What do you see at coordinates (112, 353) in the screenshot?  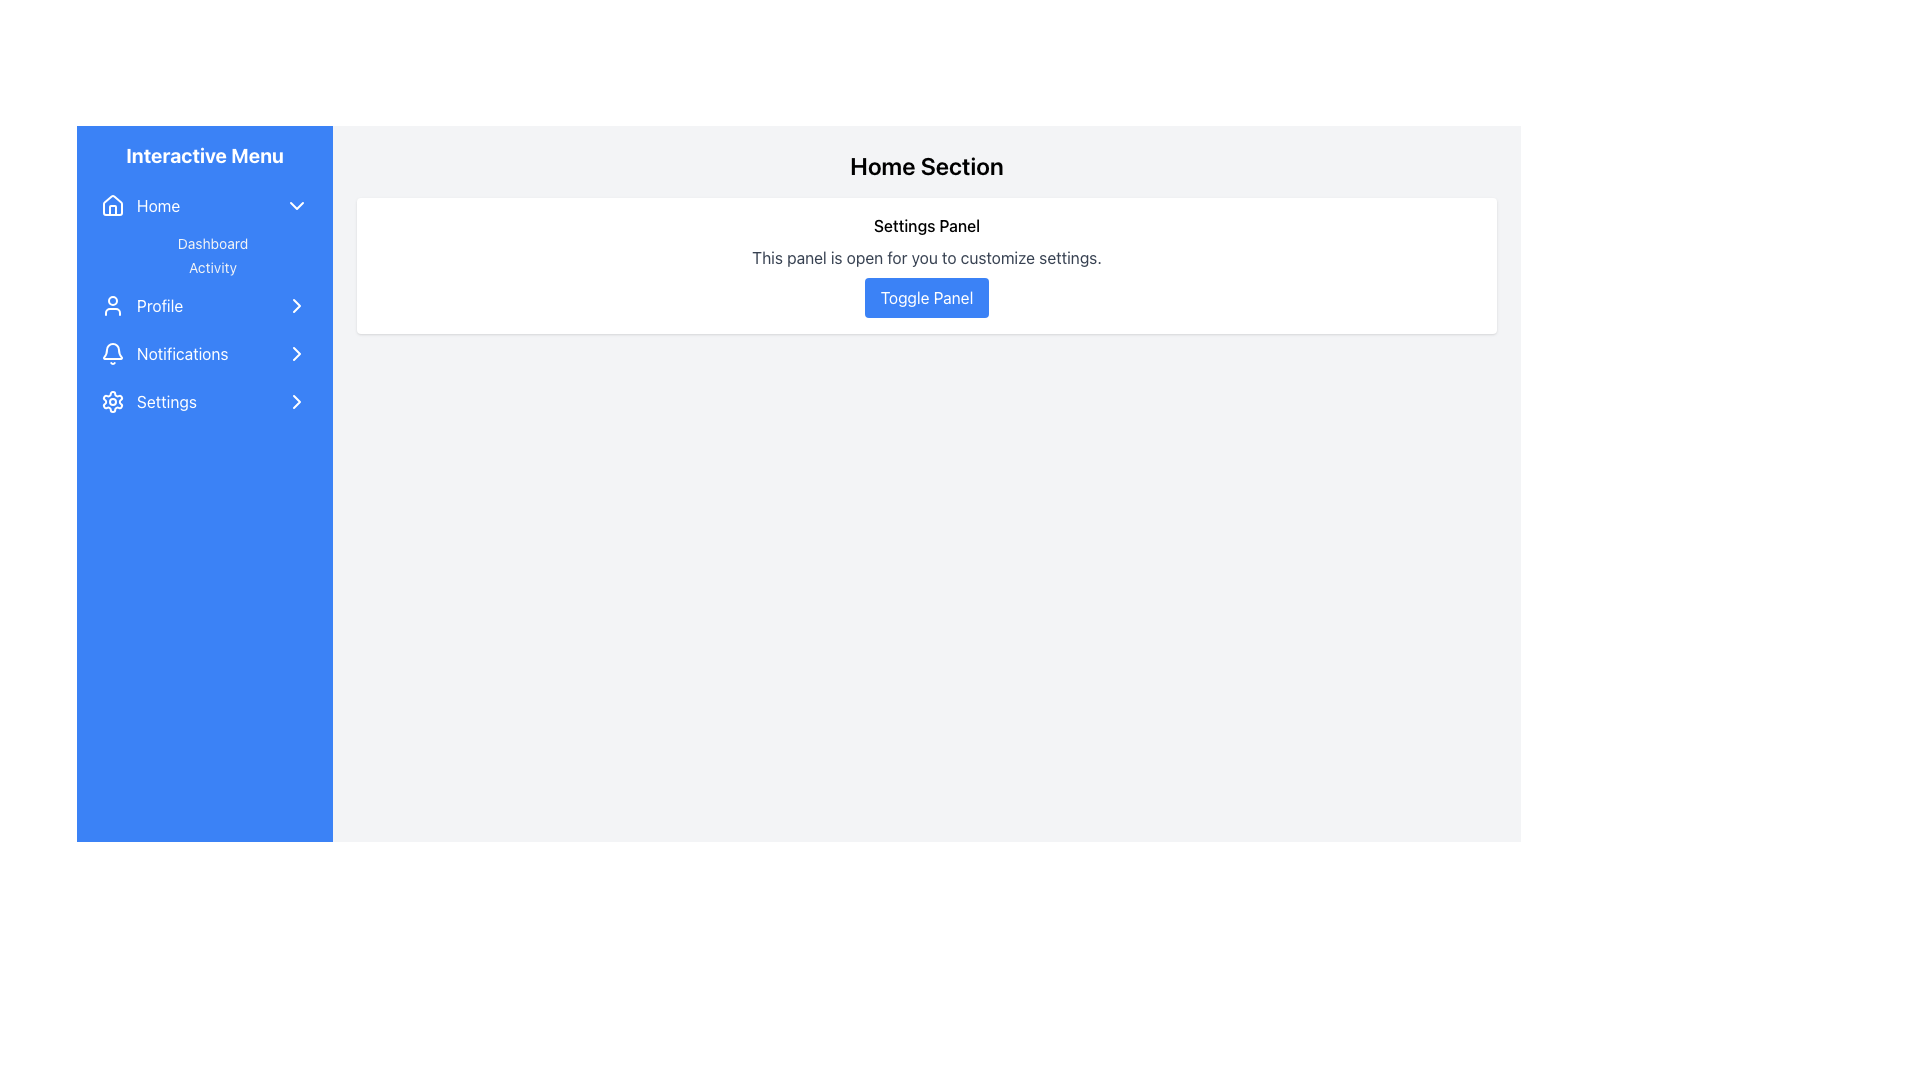 I see `the bell-shaped notification icon located on the left-hand side navigation menu, adjacent to the 'Notifications' text` at bounding box center [112, 353].